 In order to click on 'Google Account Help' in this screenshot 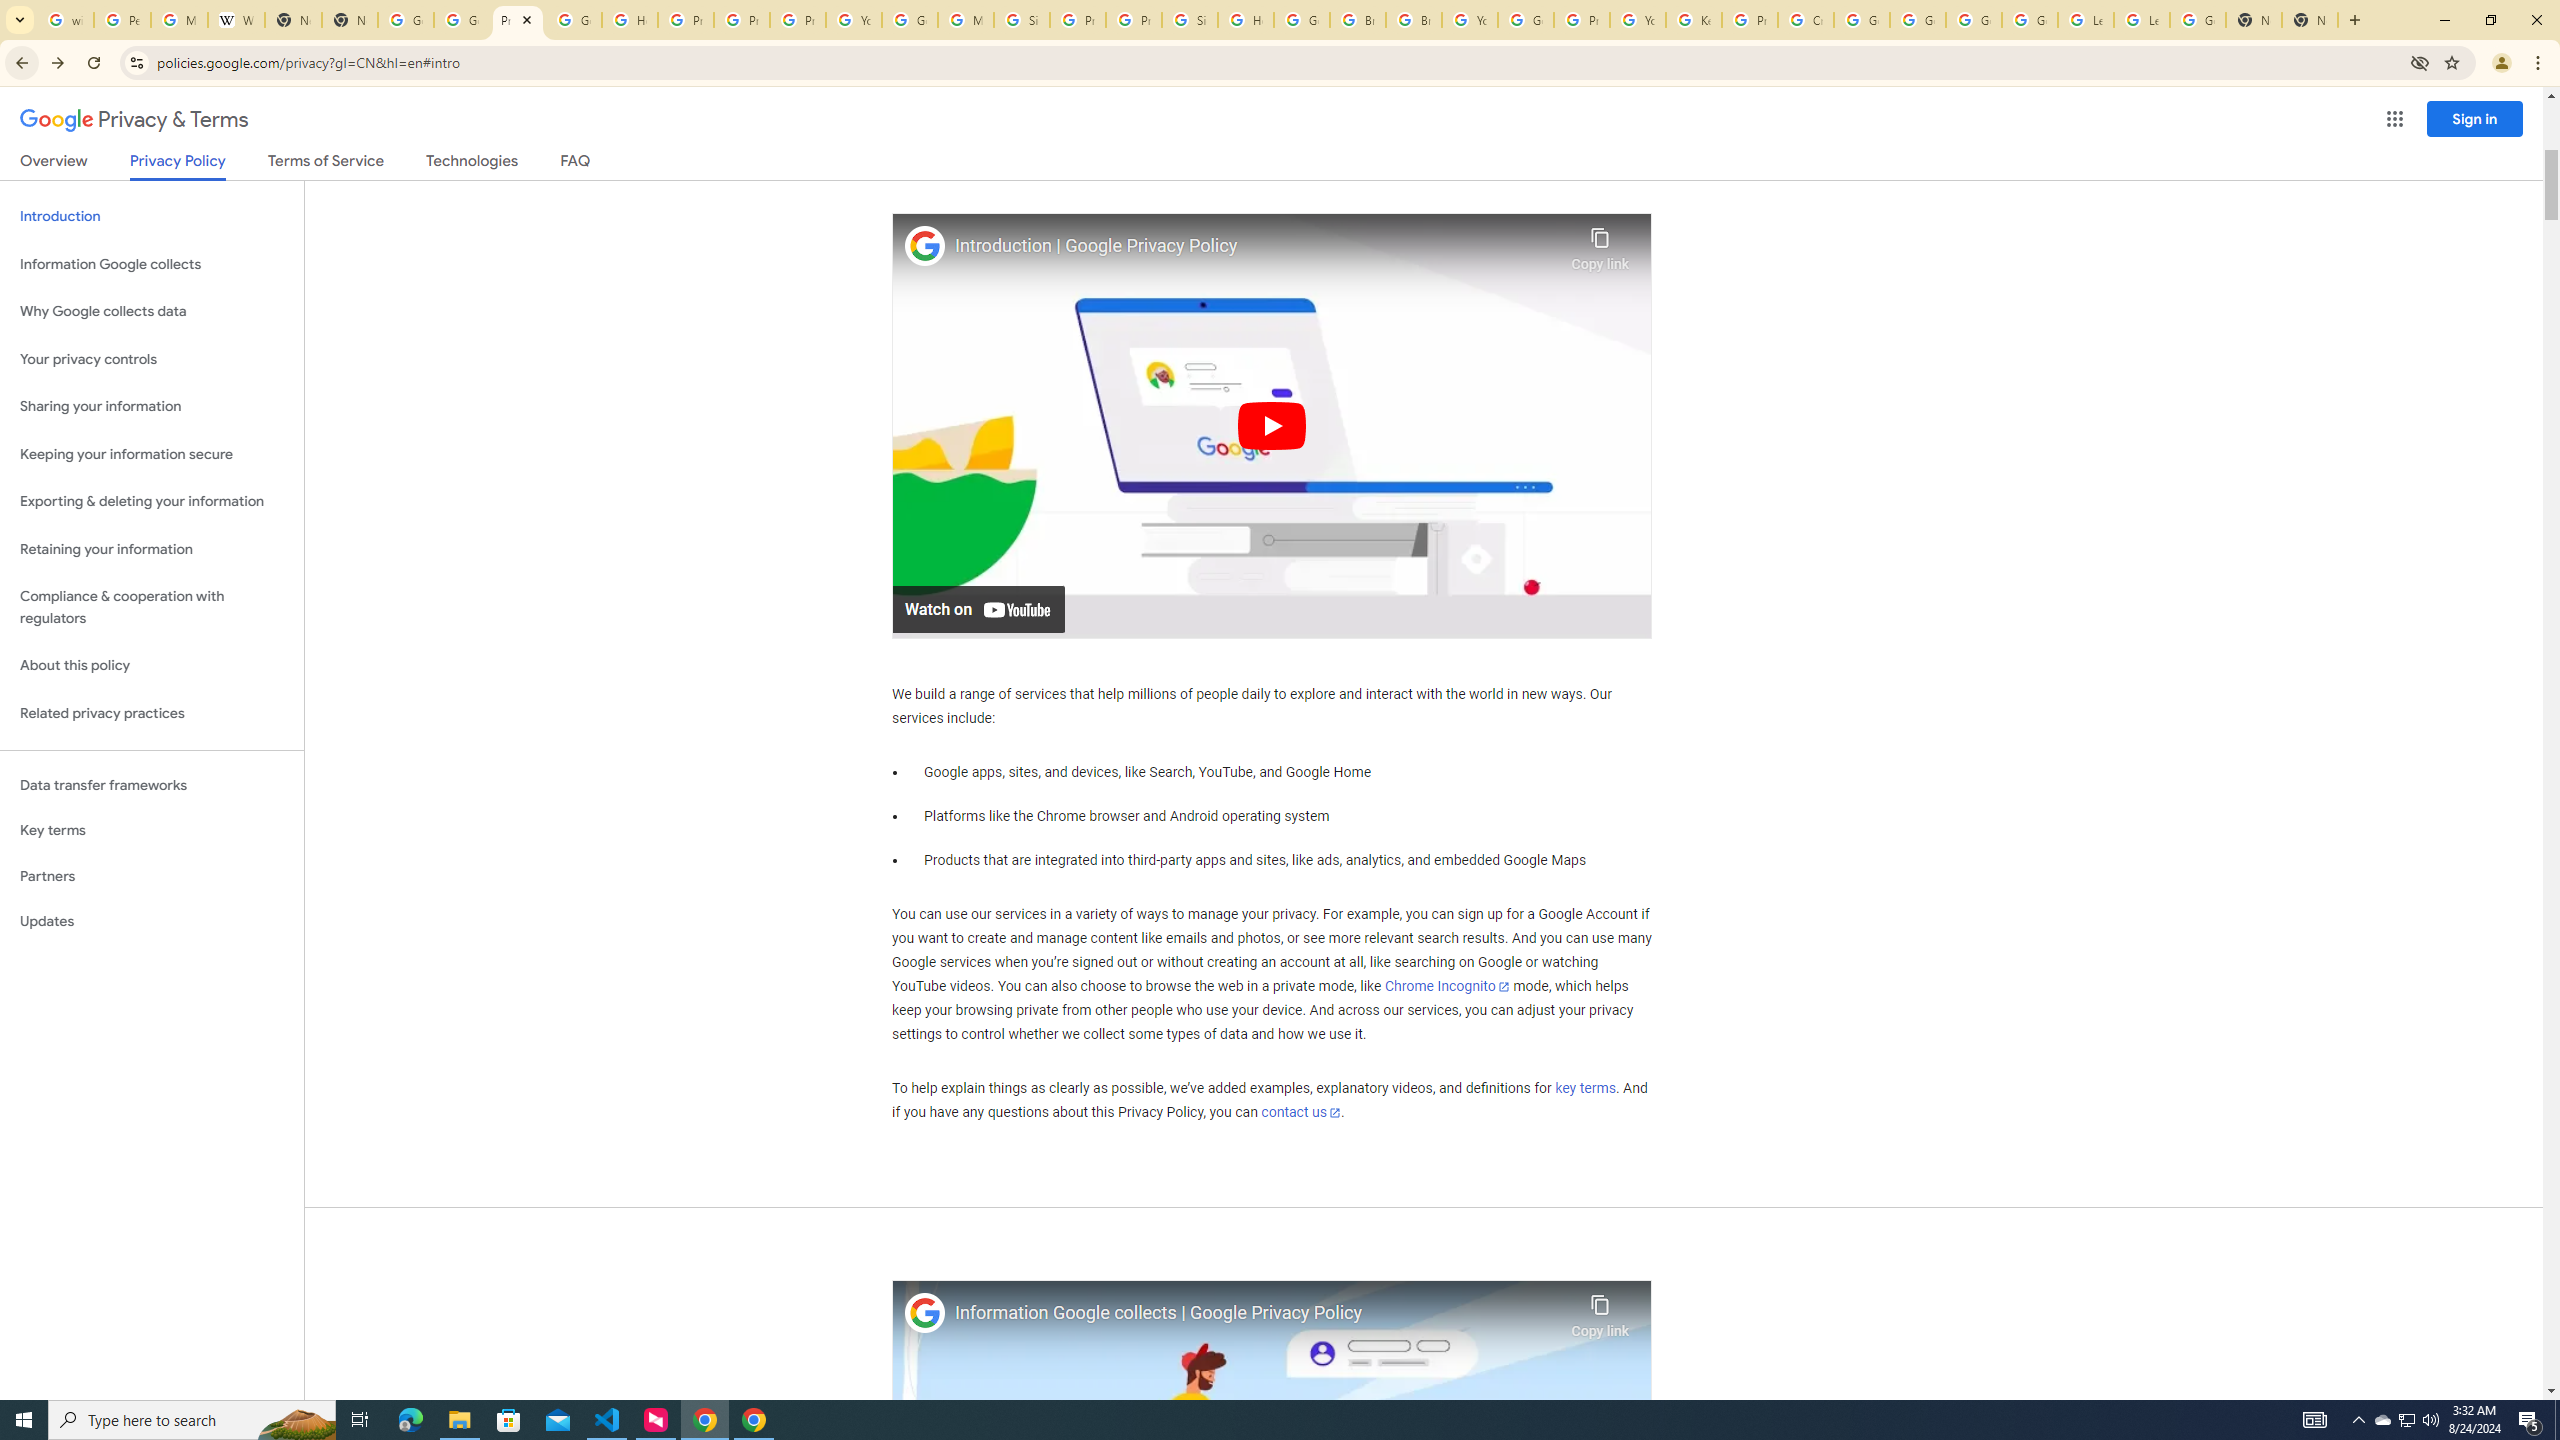, I will do `click(1917, 19)`.